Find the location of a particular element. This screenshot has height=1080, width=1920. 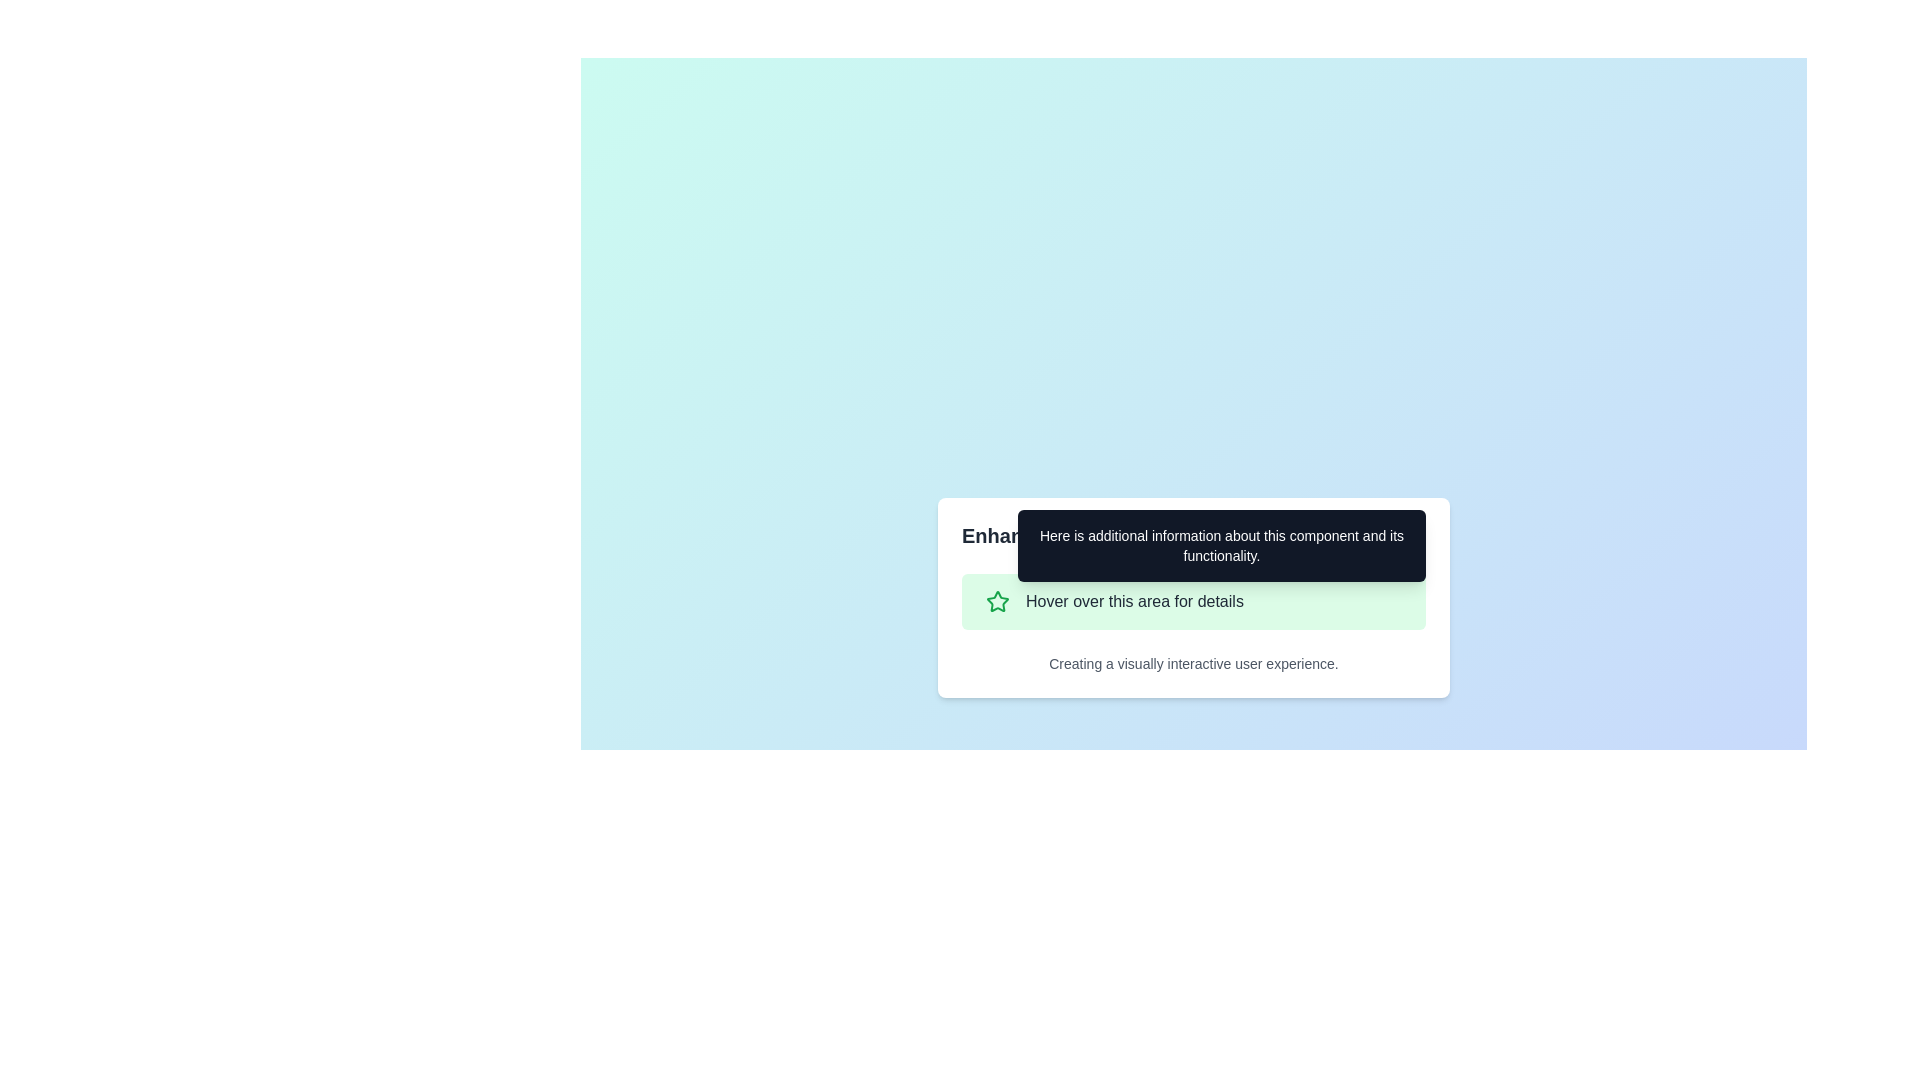

the star-shaped icon outlined in green, which is located on a light green background in the modal window is located at coordinates (998, 600).